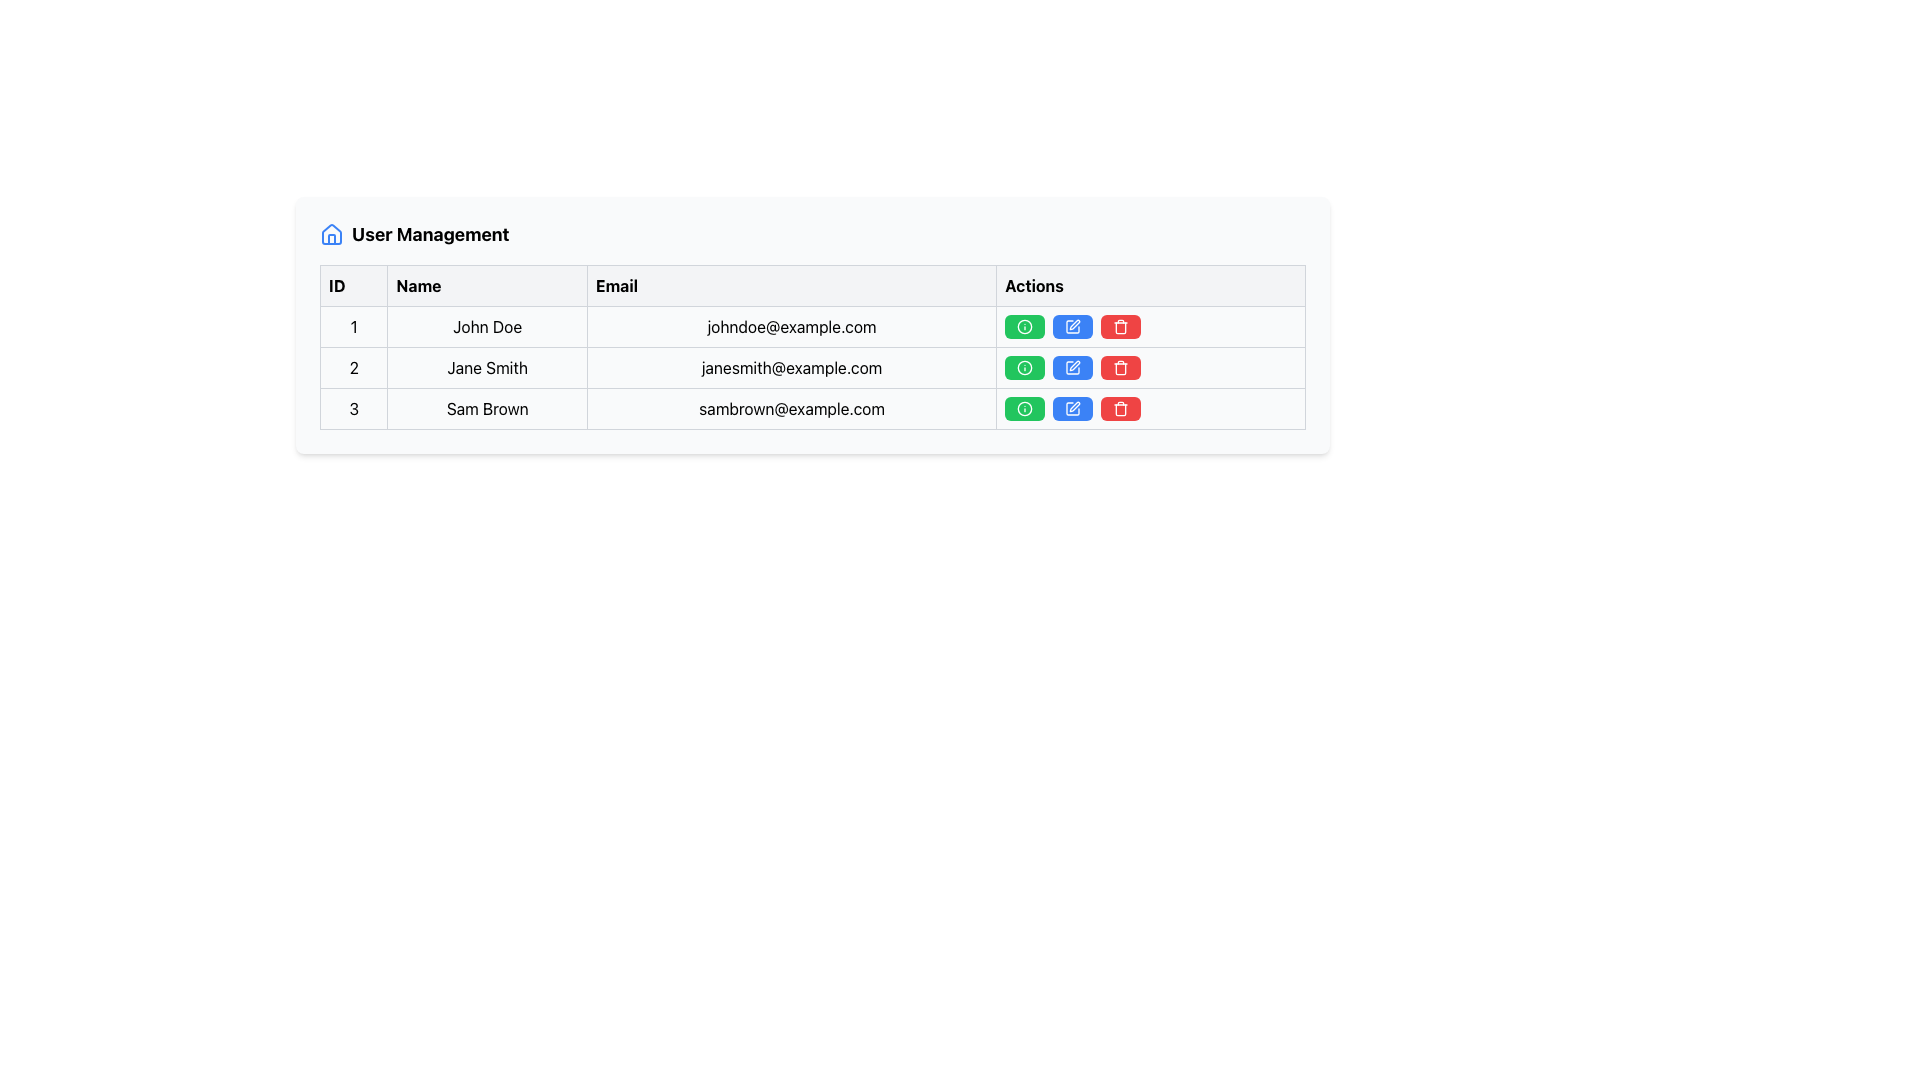 The width and height of the screenshot is (1920, 1080). Describe the element at coordinates (429, 234) in the screenshot. I see `bold and large header text 'User Management' to understand the section context` at that location.